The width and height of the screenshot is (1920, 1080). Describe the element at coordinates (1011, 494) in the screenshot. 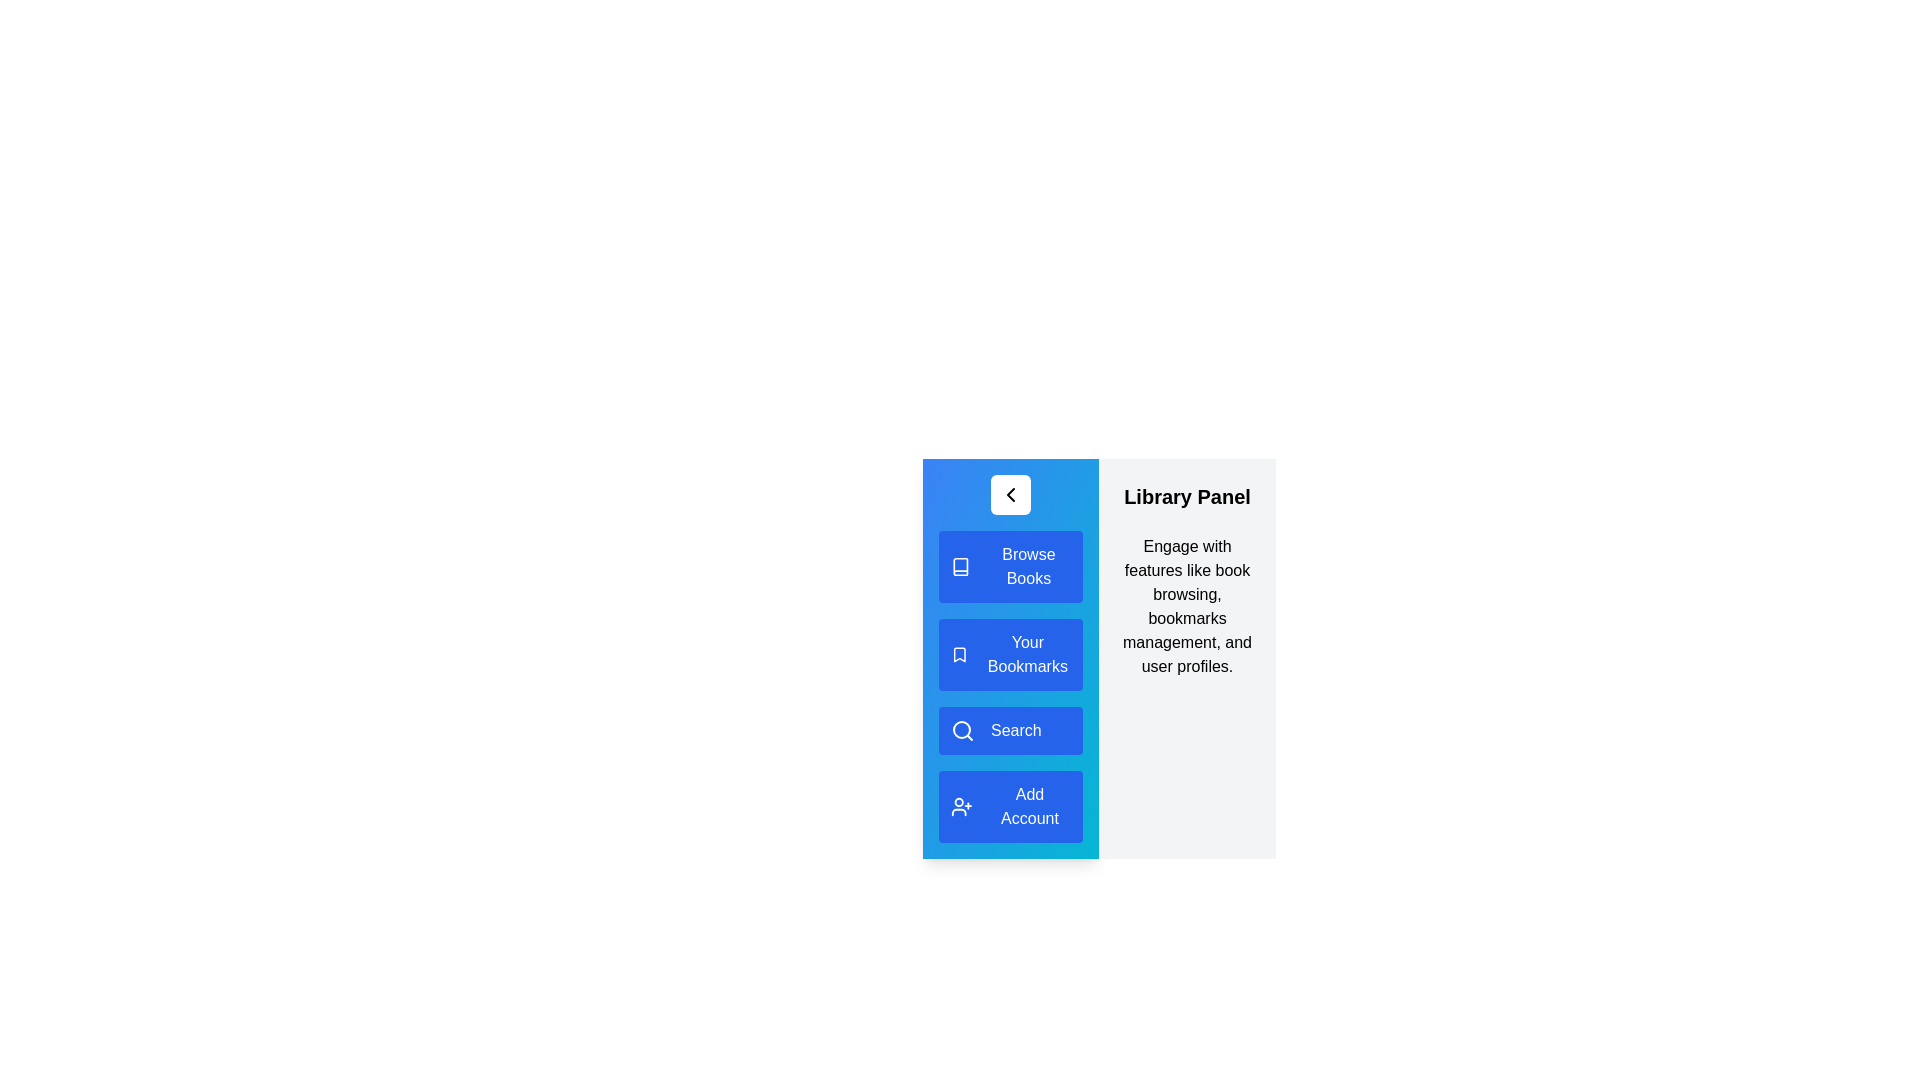

I see `the toggle button to toggle the drawer's state` at that location.